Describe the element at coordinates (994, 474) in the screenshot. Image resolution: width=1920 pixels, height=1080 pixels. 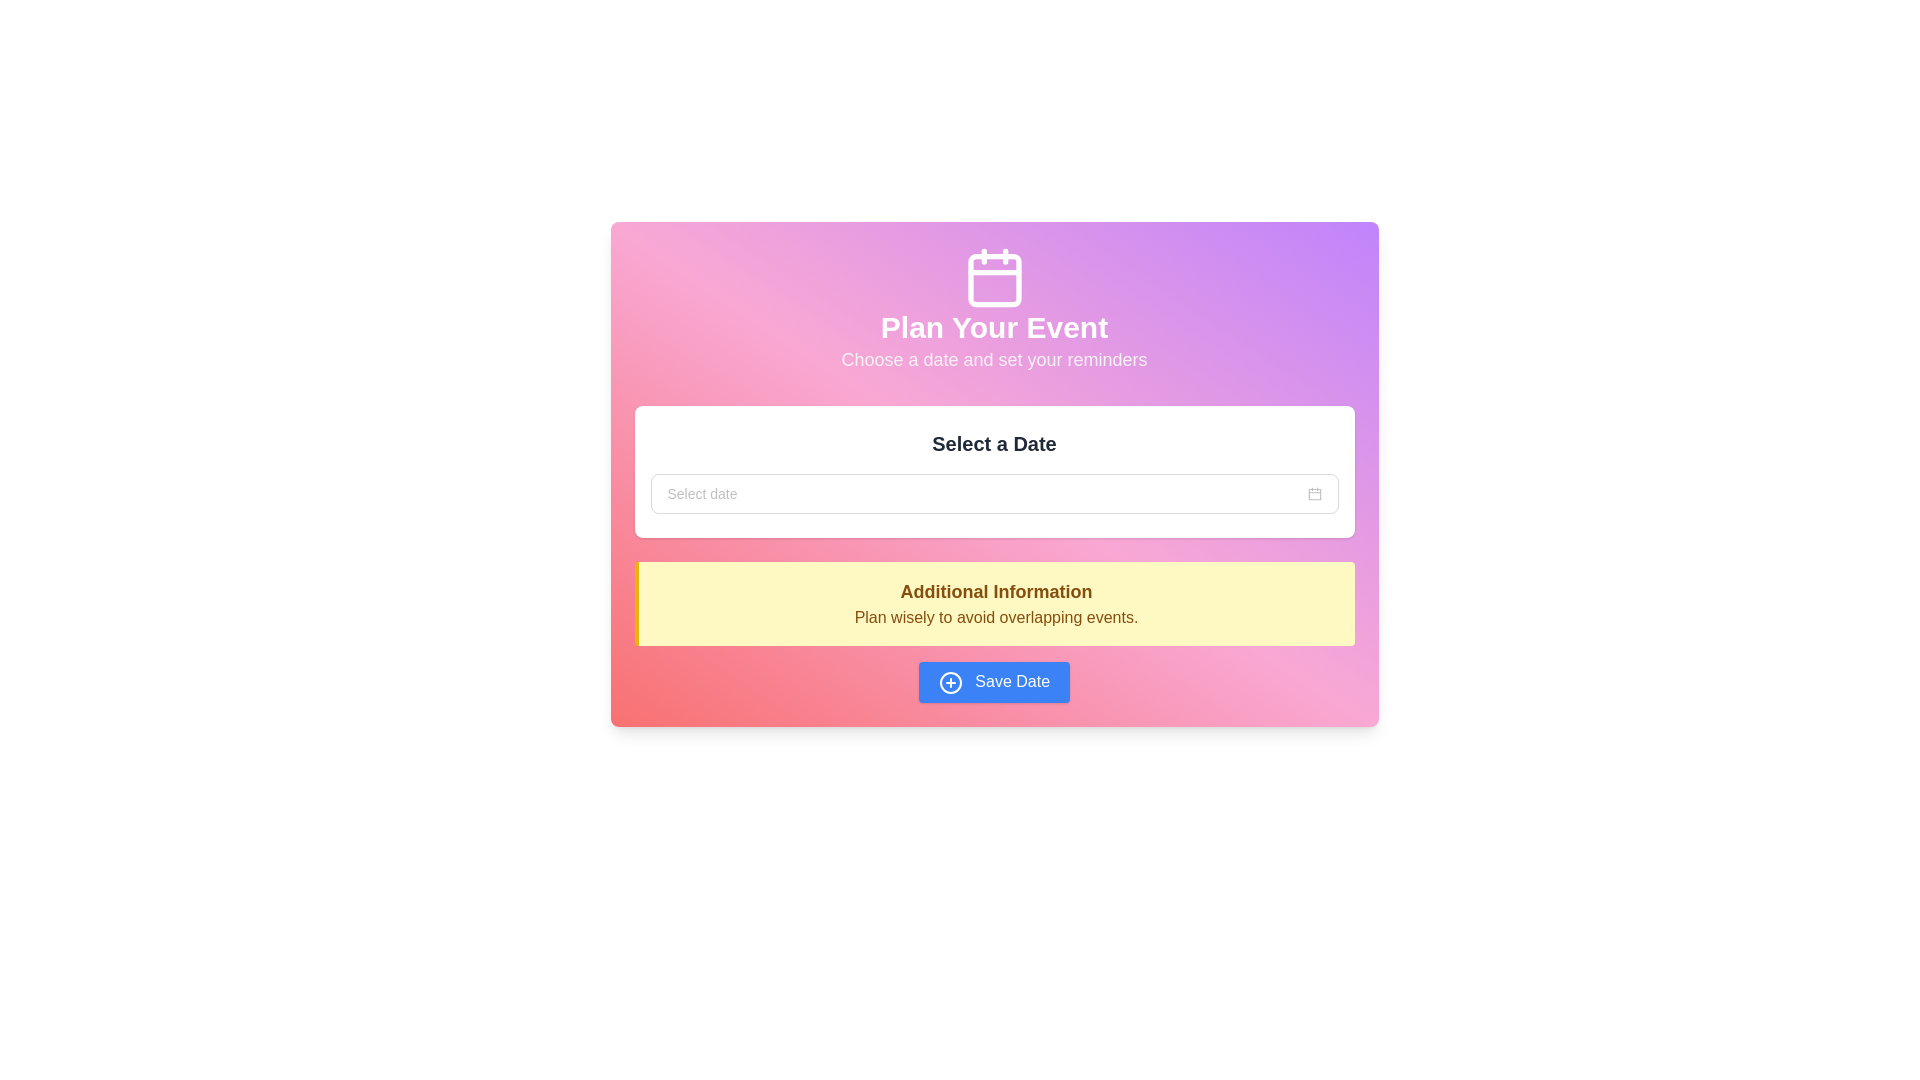
I see `the Interactive Panel that serves as a central hub for users to select a specific date for their event planning` at that location.